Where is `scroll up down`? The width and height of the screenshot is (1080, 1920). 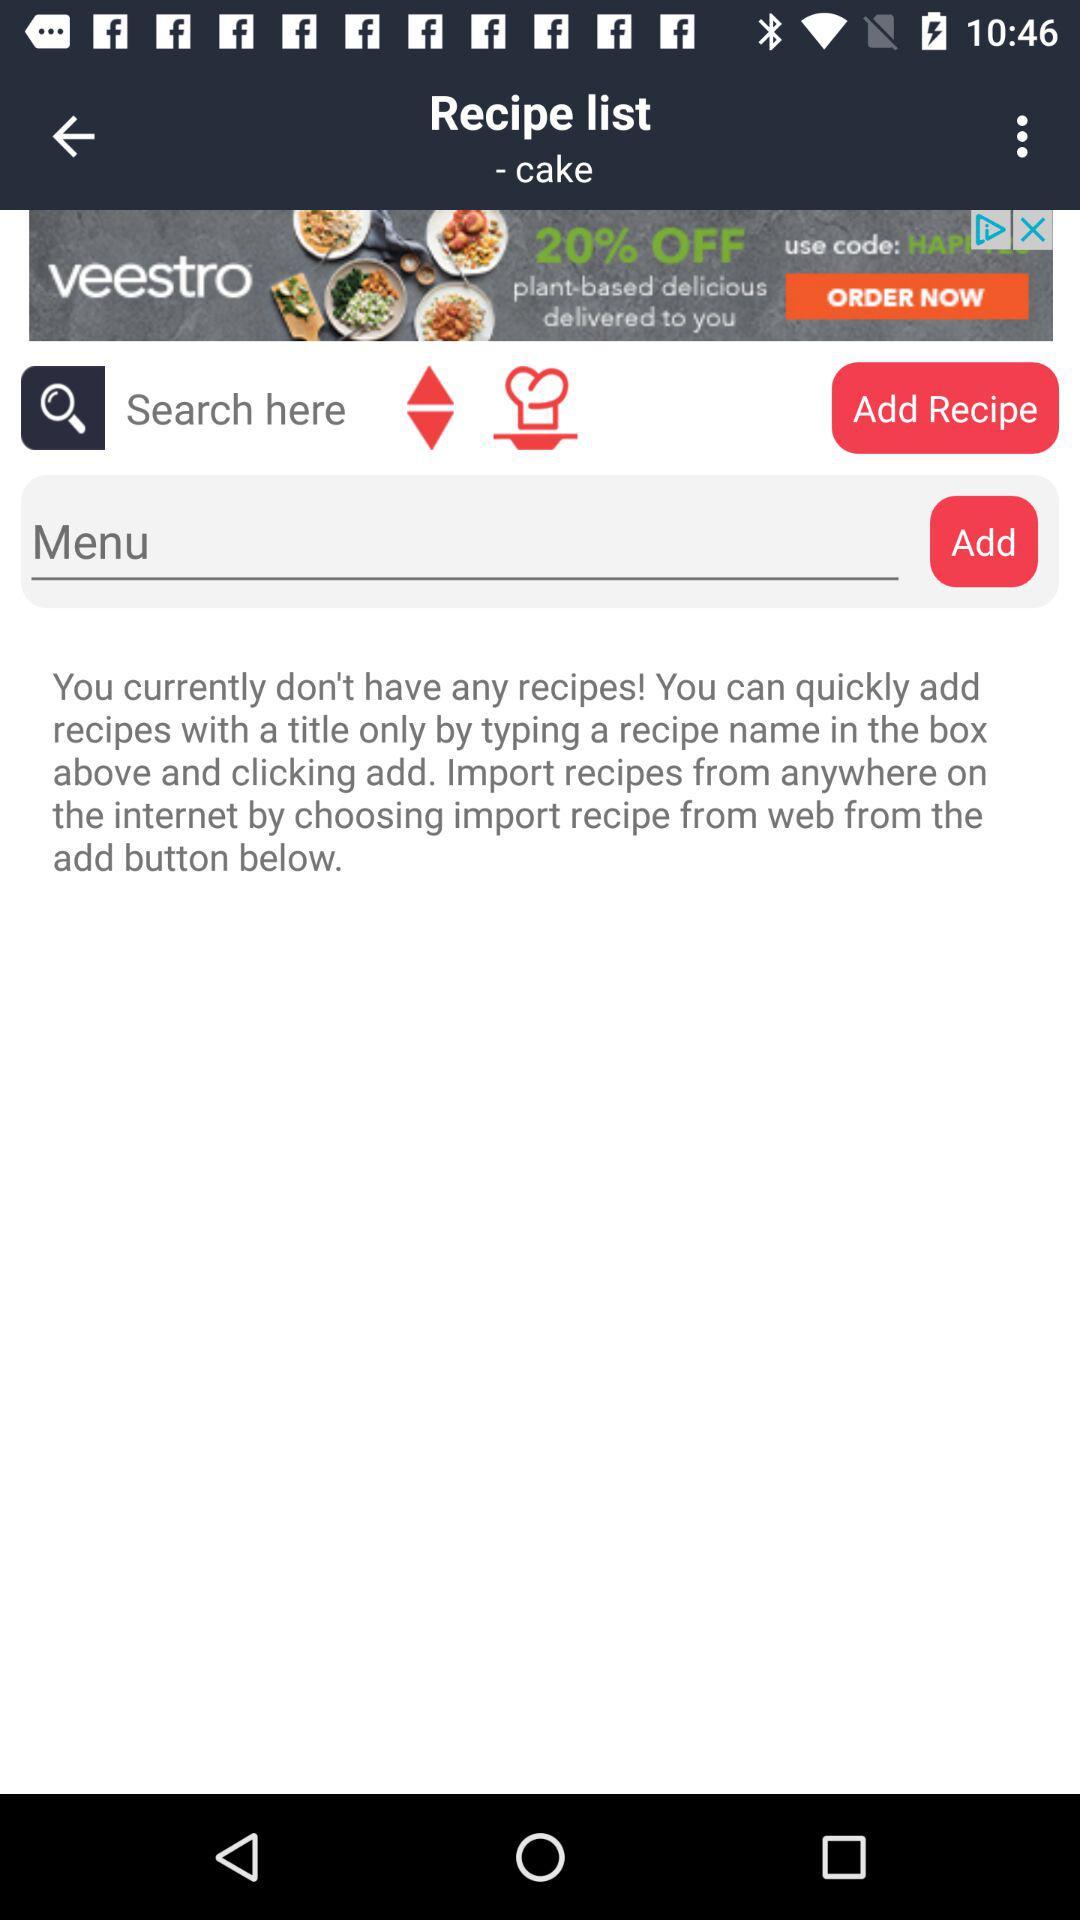 scroll up down is located at coordinates (429, 407).